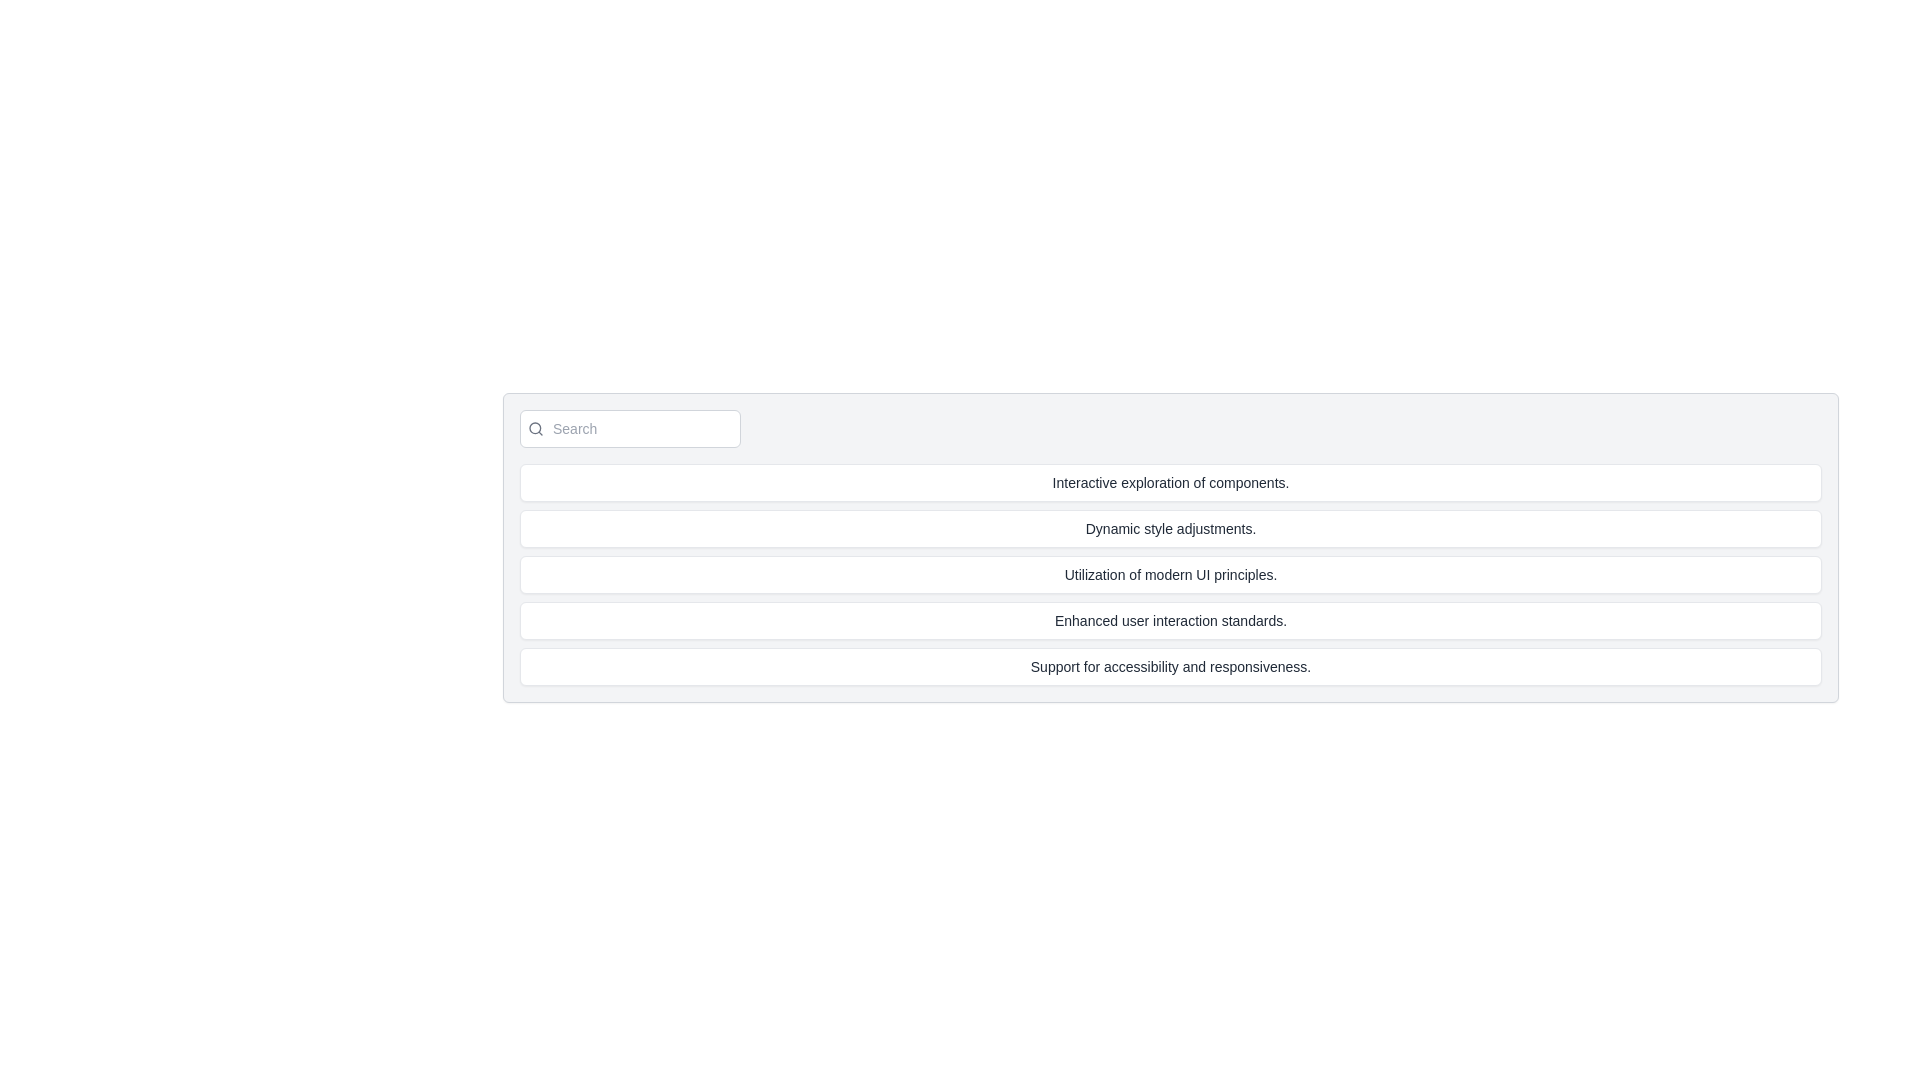 The width and height of the screenshot is (1920, 1080). What do you see at coordinates (1281, 667) in the screenshot?
I see `the letter 'n' in the text 'Support for accessibility and responsiveness.' which is the last character in a vertical list of textual descriptions` at bounding box center [1281, 667].